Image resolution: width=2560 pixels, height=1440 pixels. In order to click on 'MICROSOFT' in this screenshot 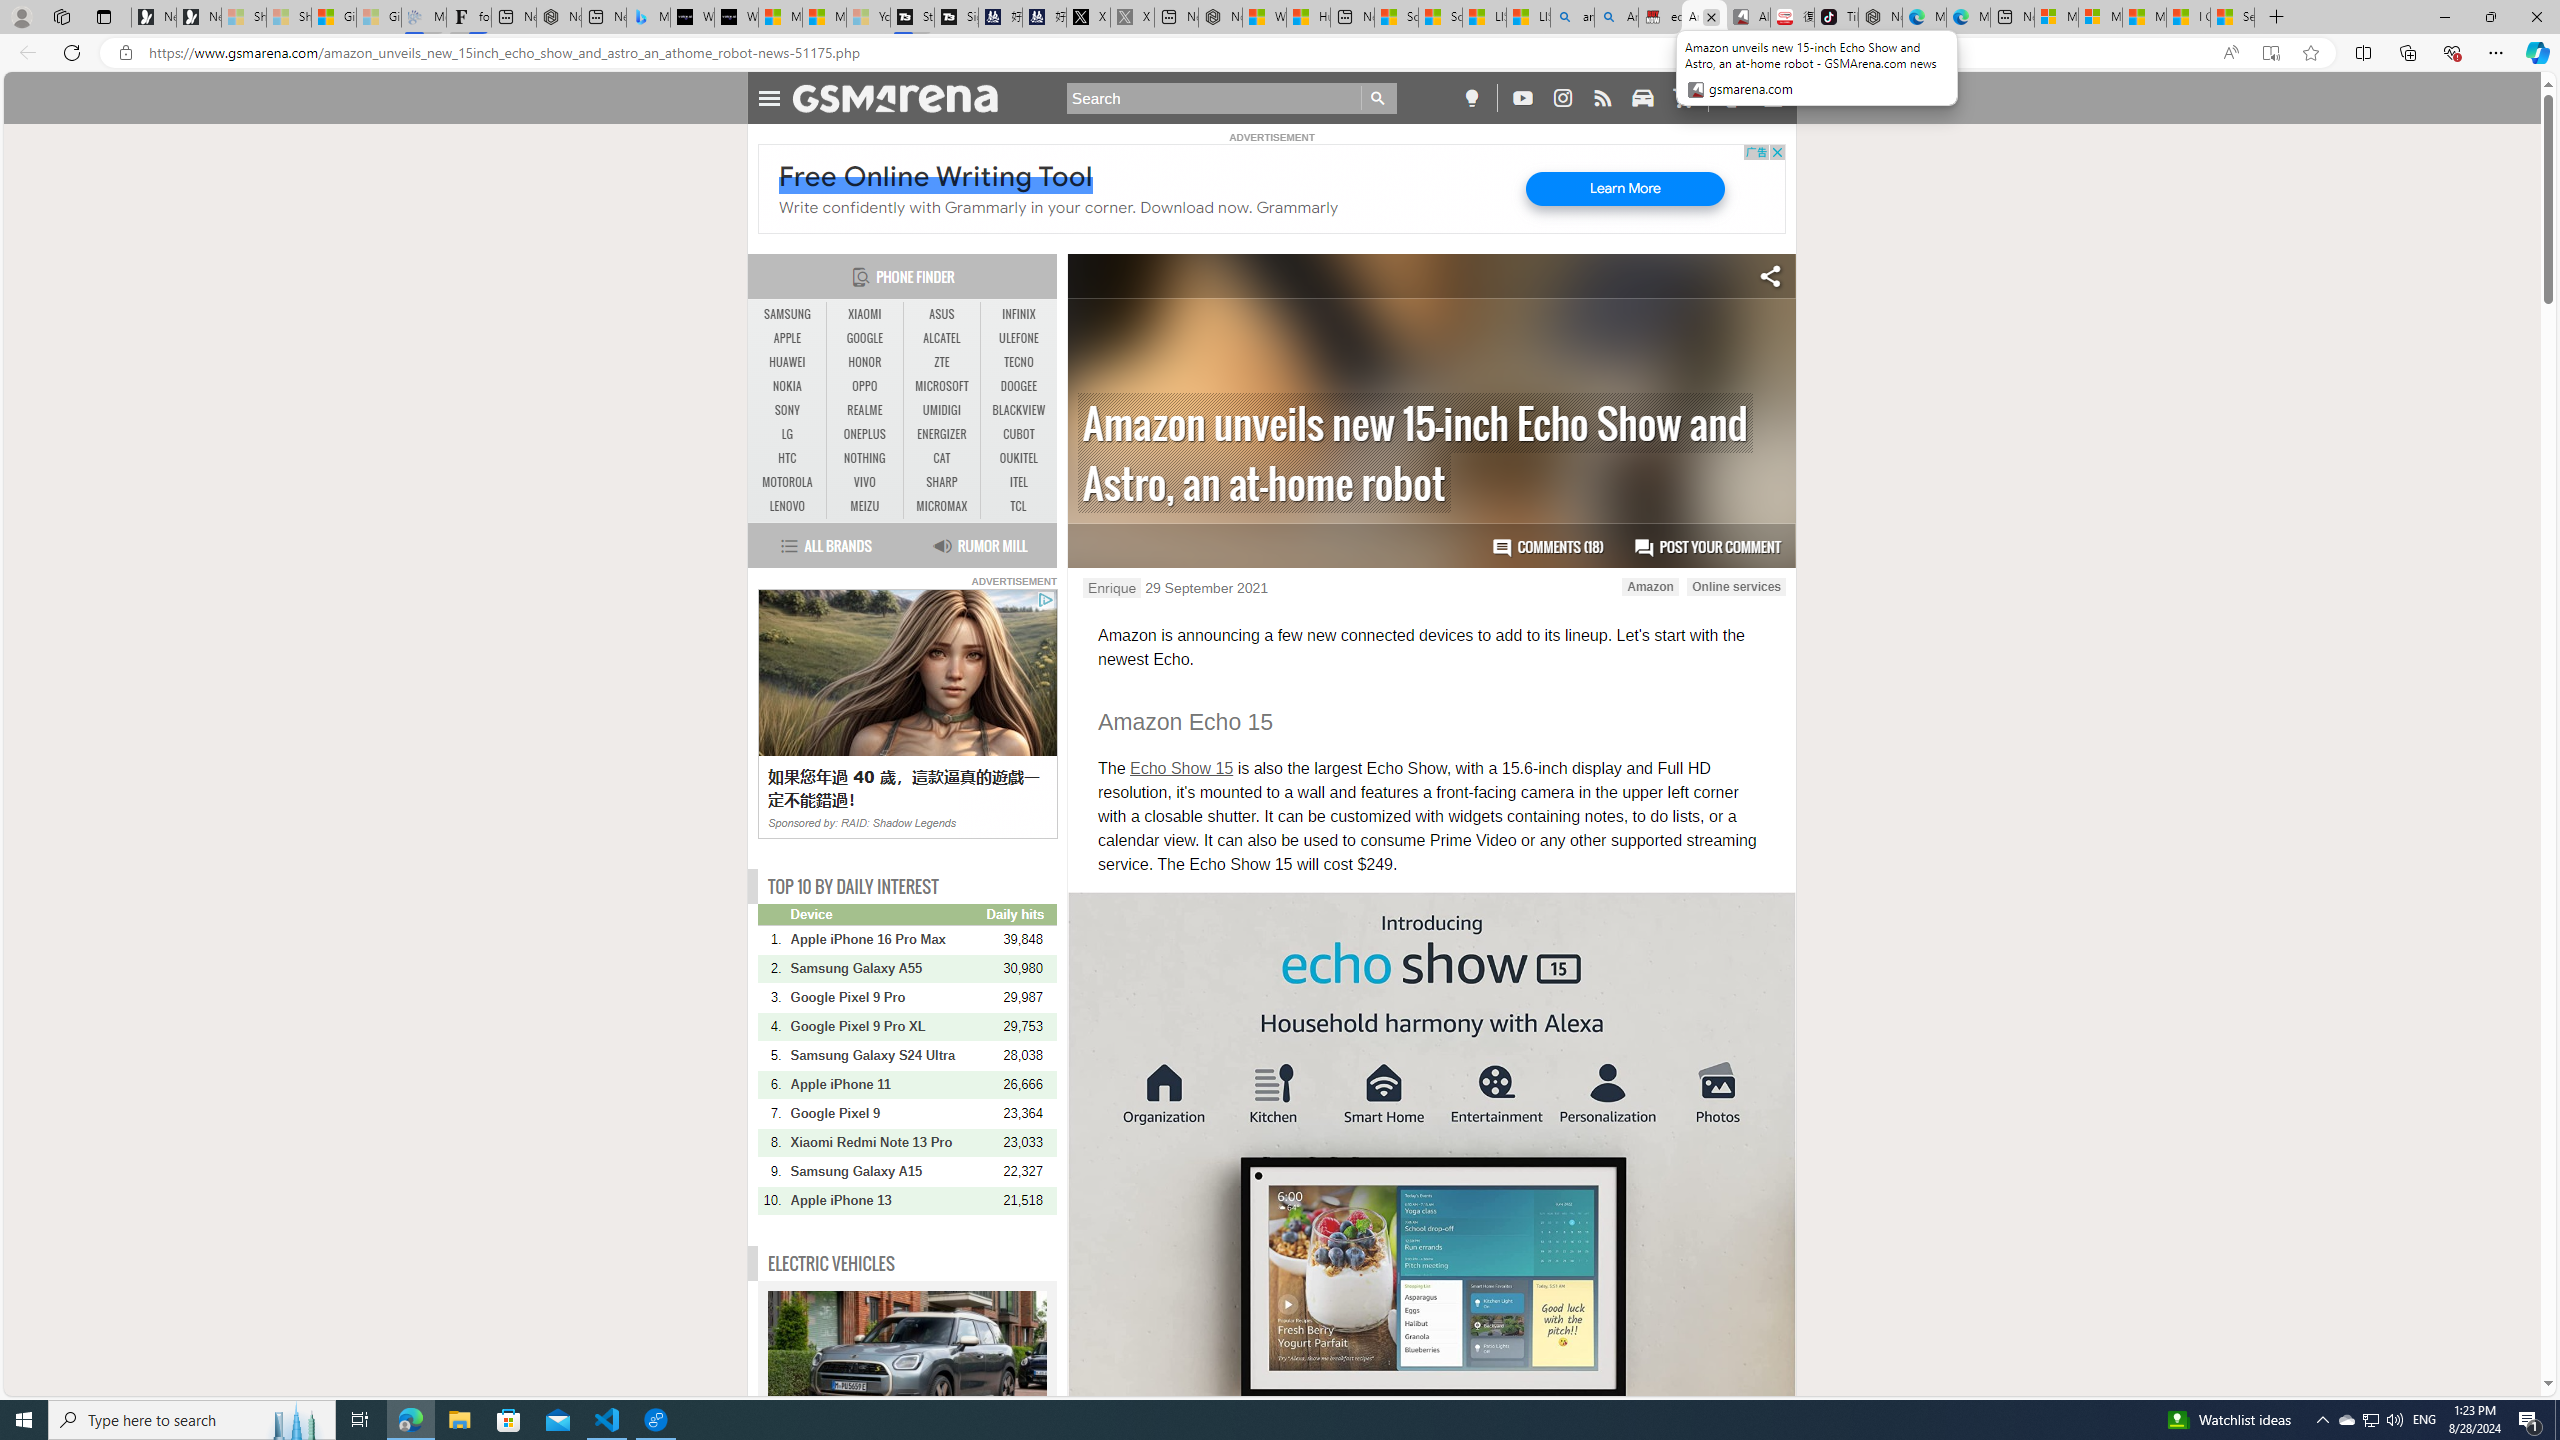, I will do `click(941, 386)`.